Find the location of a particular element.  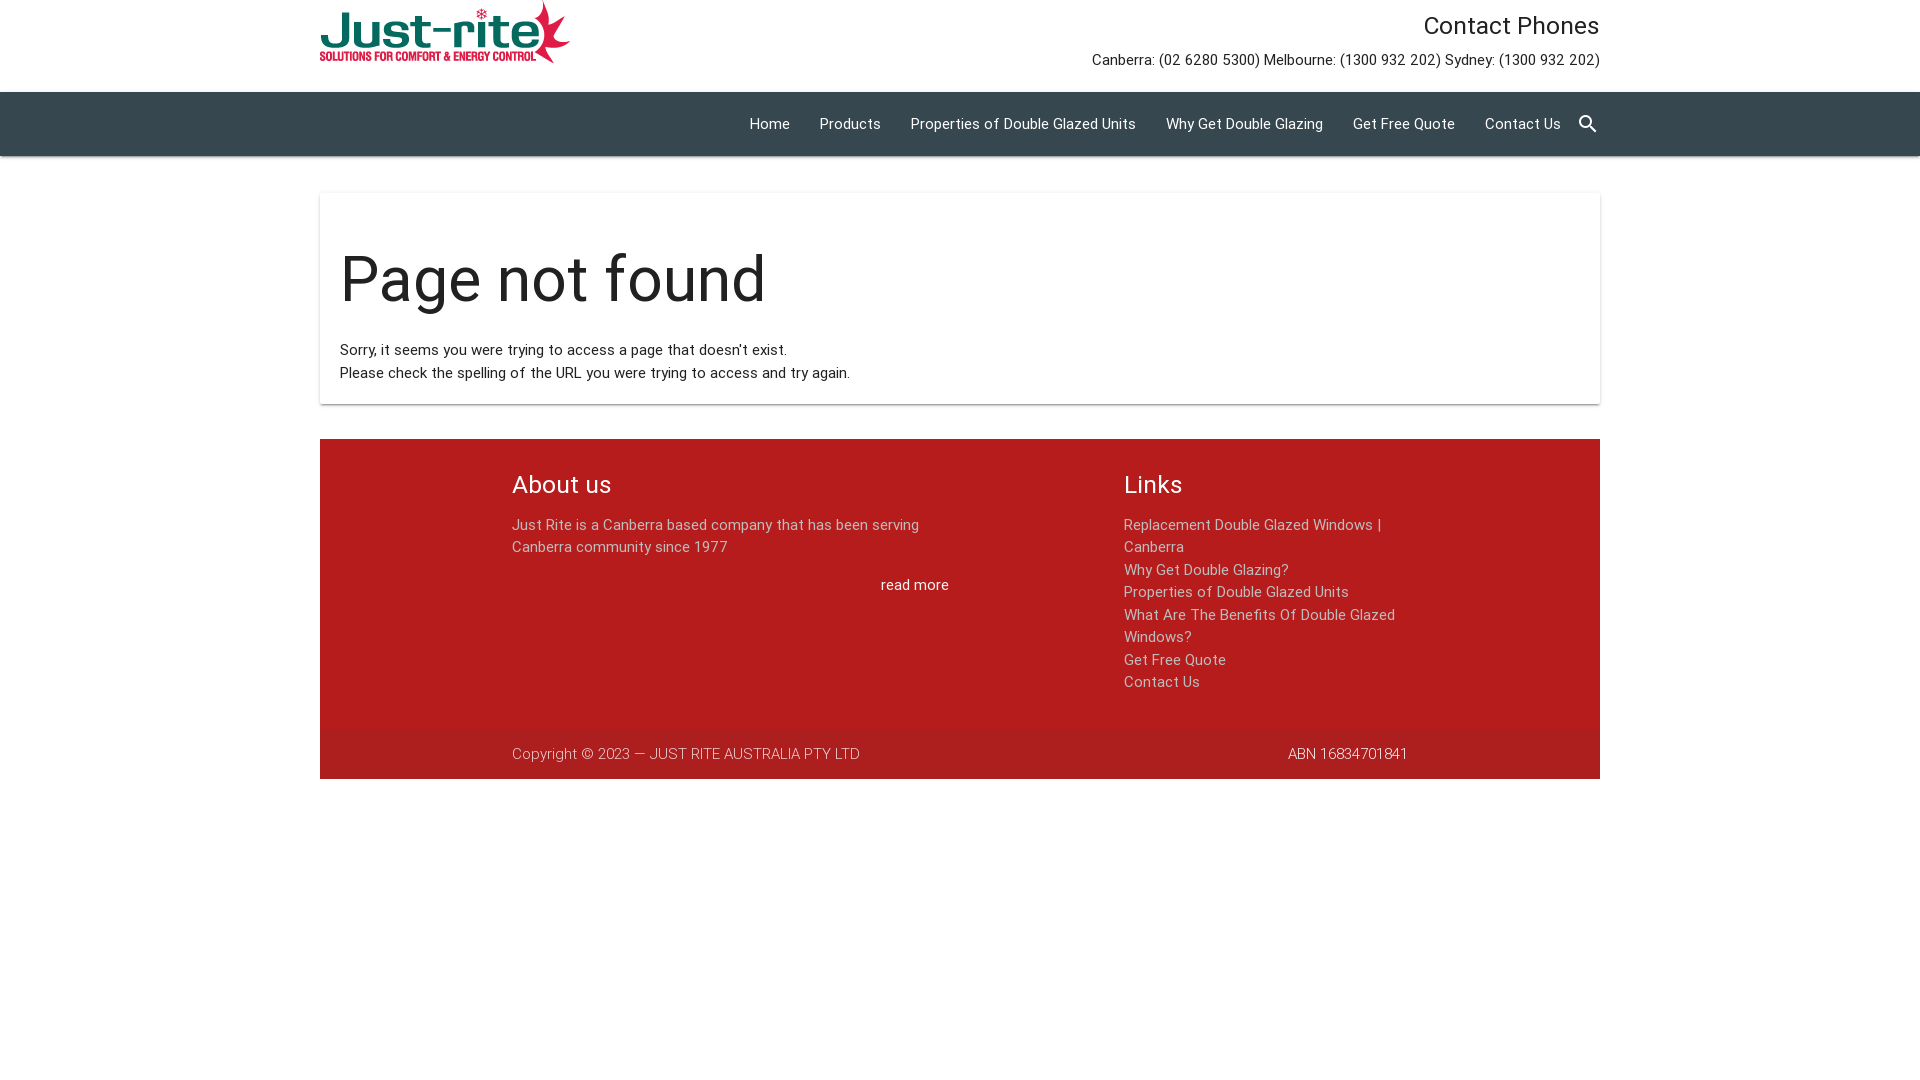

'ABN 16834701841' is located at coordinates (1287, 752).